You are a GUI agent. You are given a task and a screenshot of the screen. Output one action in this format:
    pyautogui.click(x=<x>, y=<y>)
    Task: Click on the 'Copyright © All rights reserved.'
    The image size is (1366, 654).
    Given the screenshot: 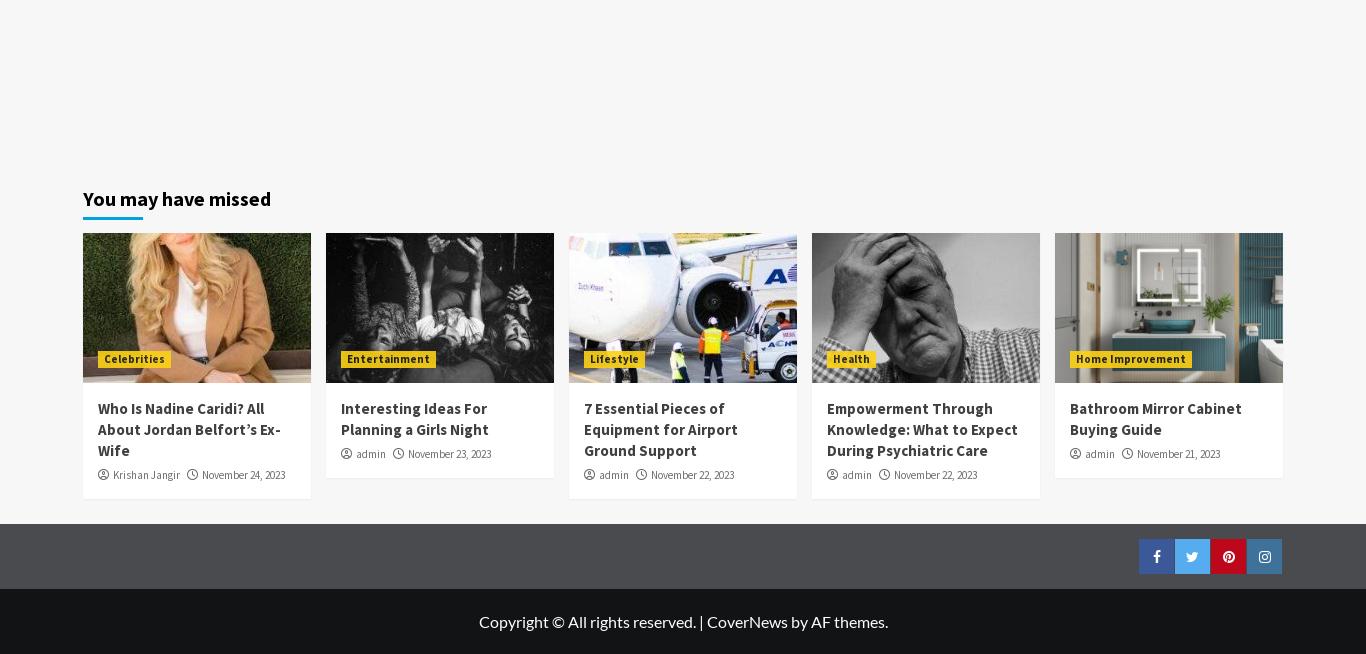 What is the action you would take?
    pyautogui.click(x=477, y=620)
    